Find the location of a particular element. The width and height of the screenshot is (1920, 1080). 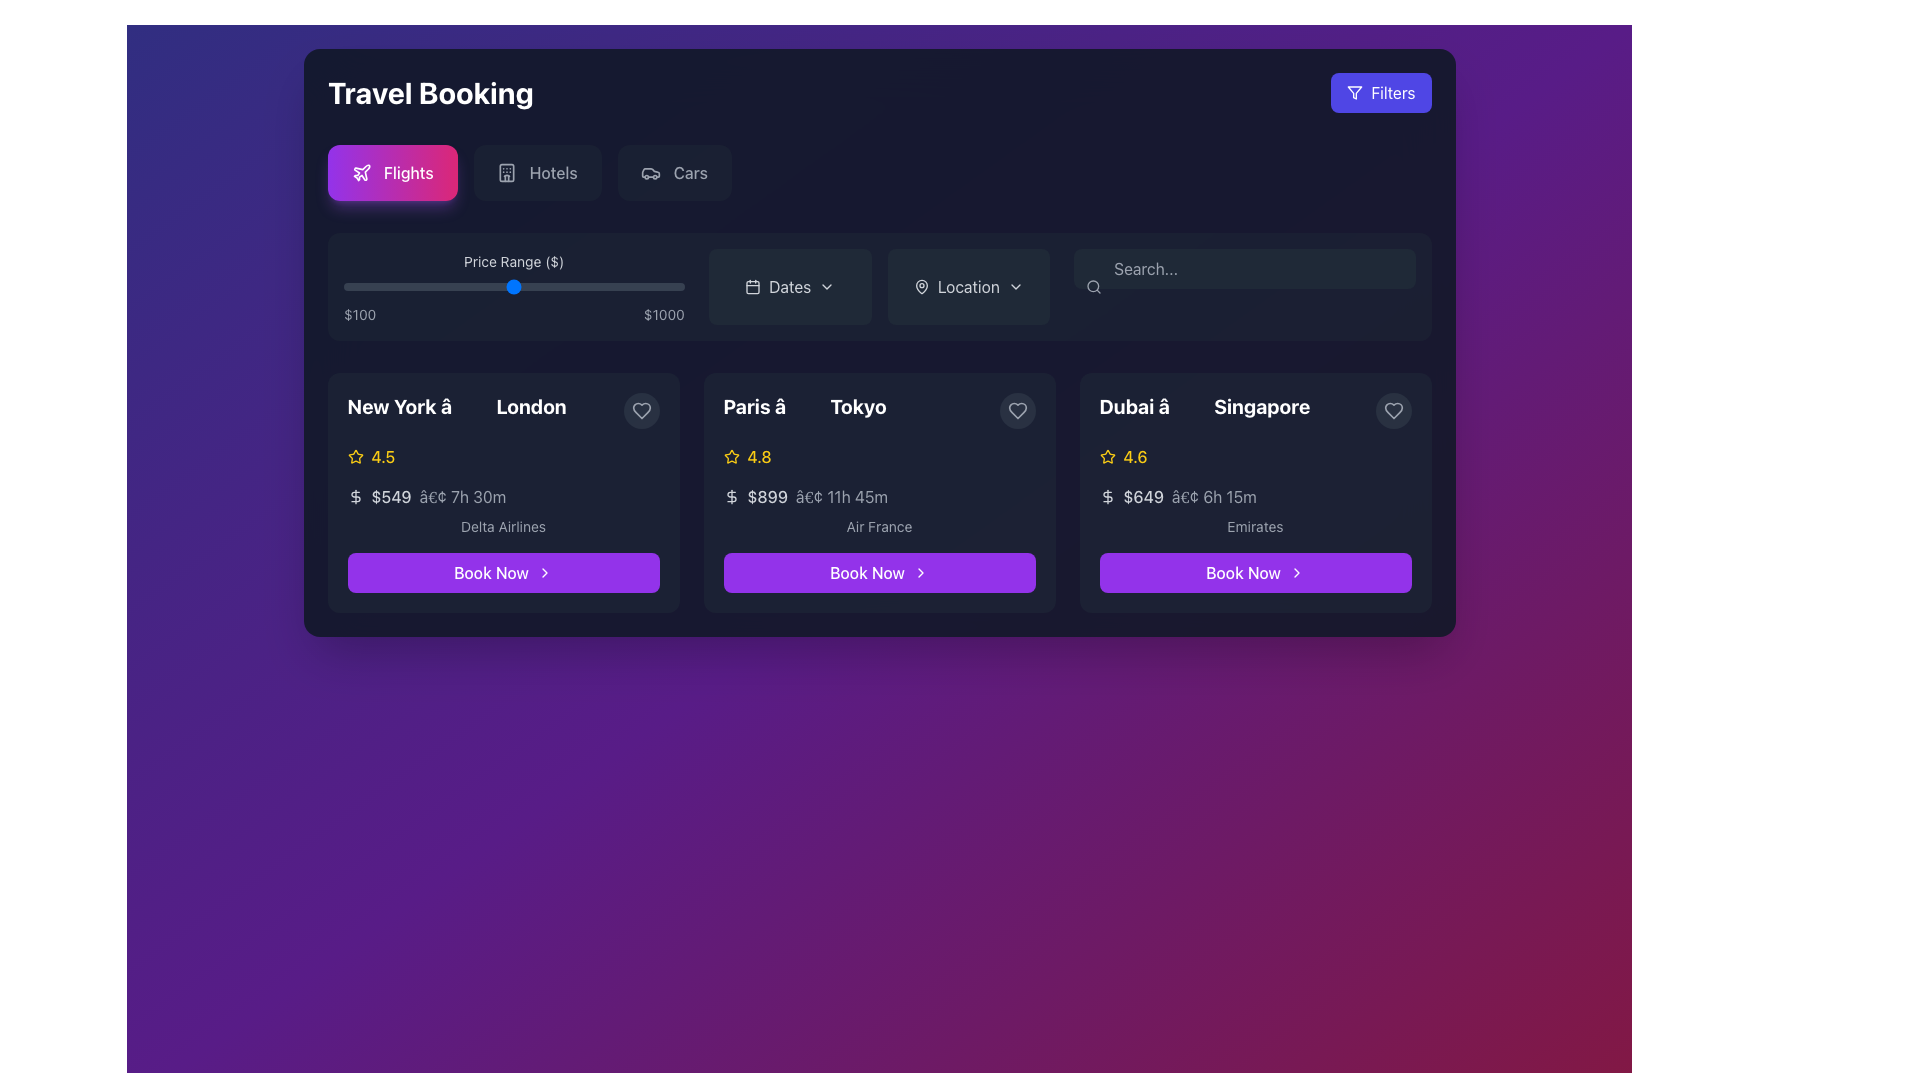

the 'Book Now' button located at the bottom of the first travel card displaying a flight from 'New York' to 'London' to proceed with booking is located at coordinates (491, 573).